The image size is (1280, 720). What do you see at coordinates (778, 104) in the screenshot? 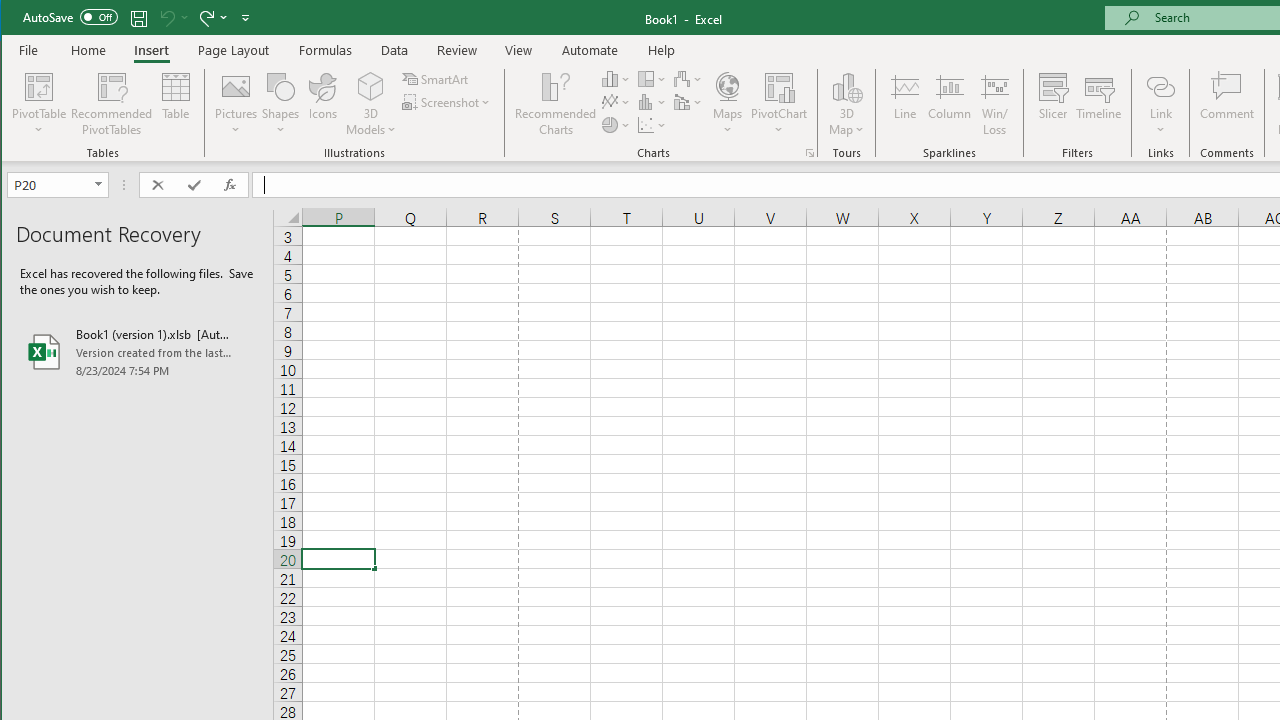
I see `'PivotChart'` at bounding box center [778, 104].